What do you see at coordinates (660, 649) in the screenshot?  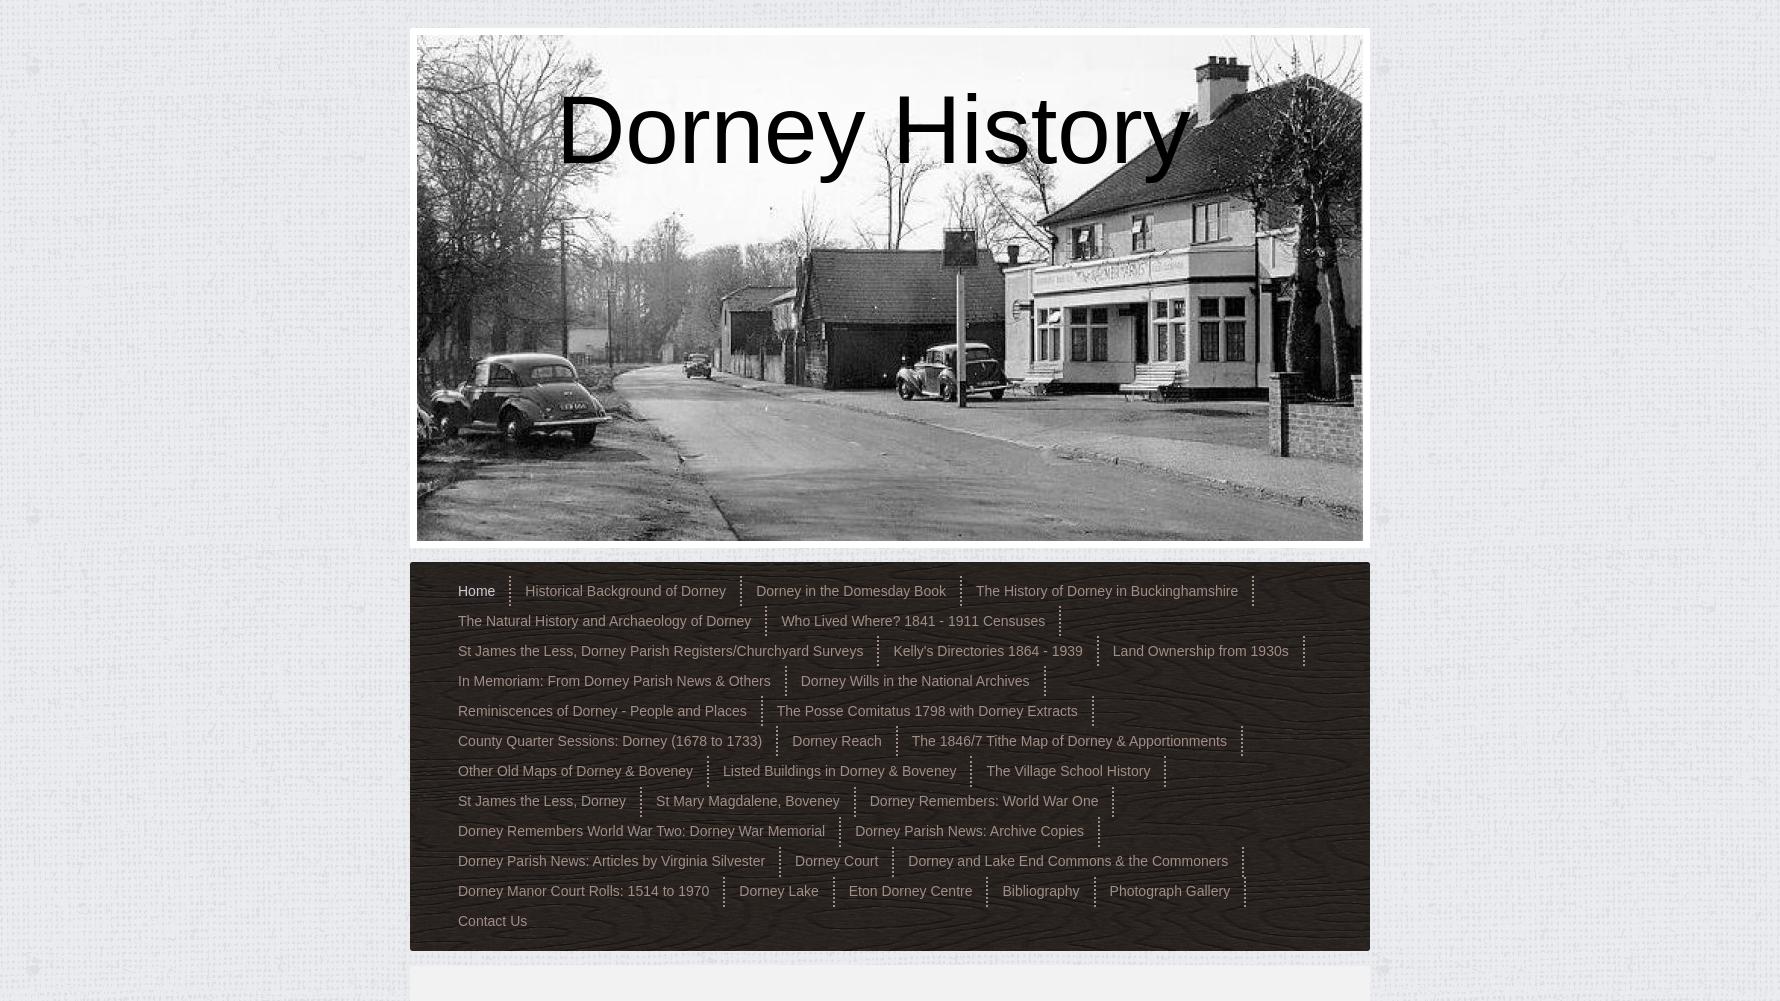 I see `'St James the Less, Dorney Parish Registers/Churchyard Surveys'` at bounding box center [660, 649].